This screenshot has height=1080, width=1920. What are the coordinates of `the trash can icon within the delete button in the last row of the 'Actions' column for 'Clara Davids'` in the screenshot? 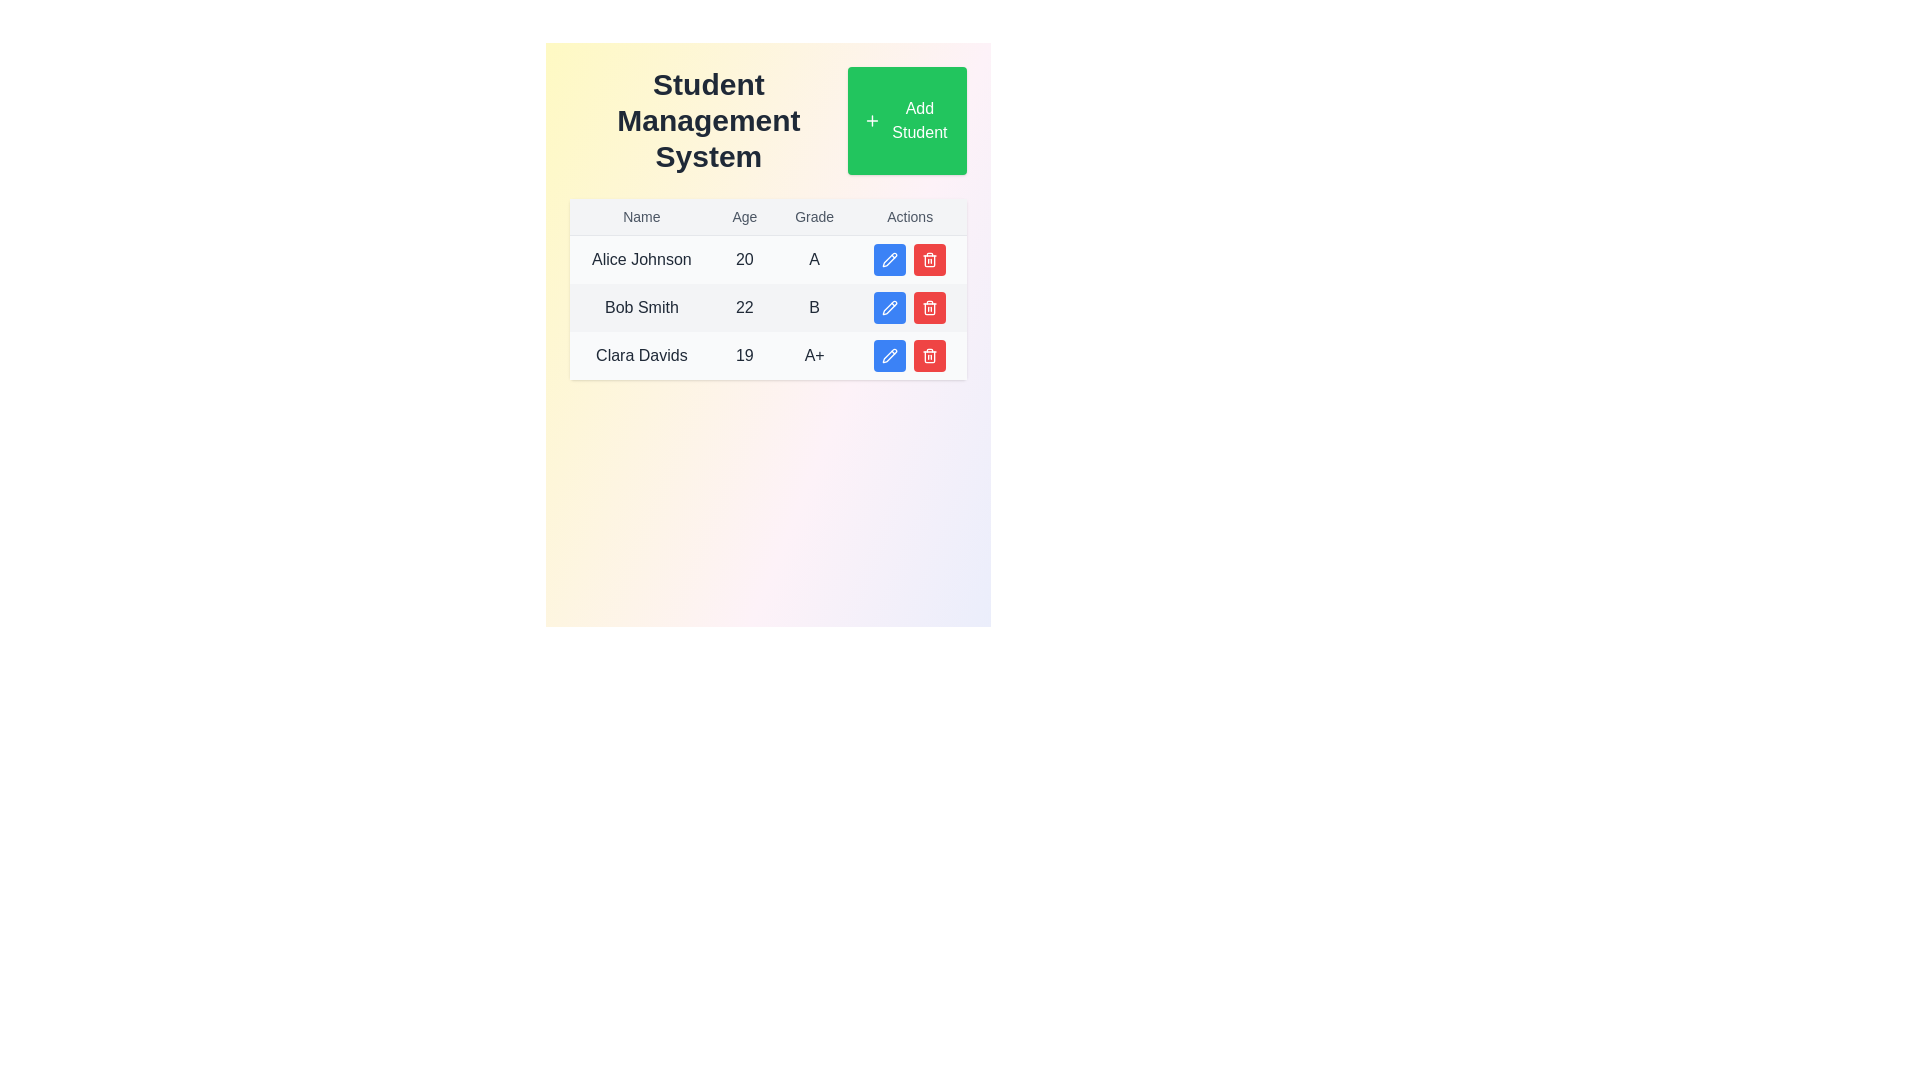 It's located at (929, 258).